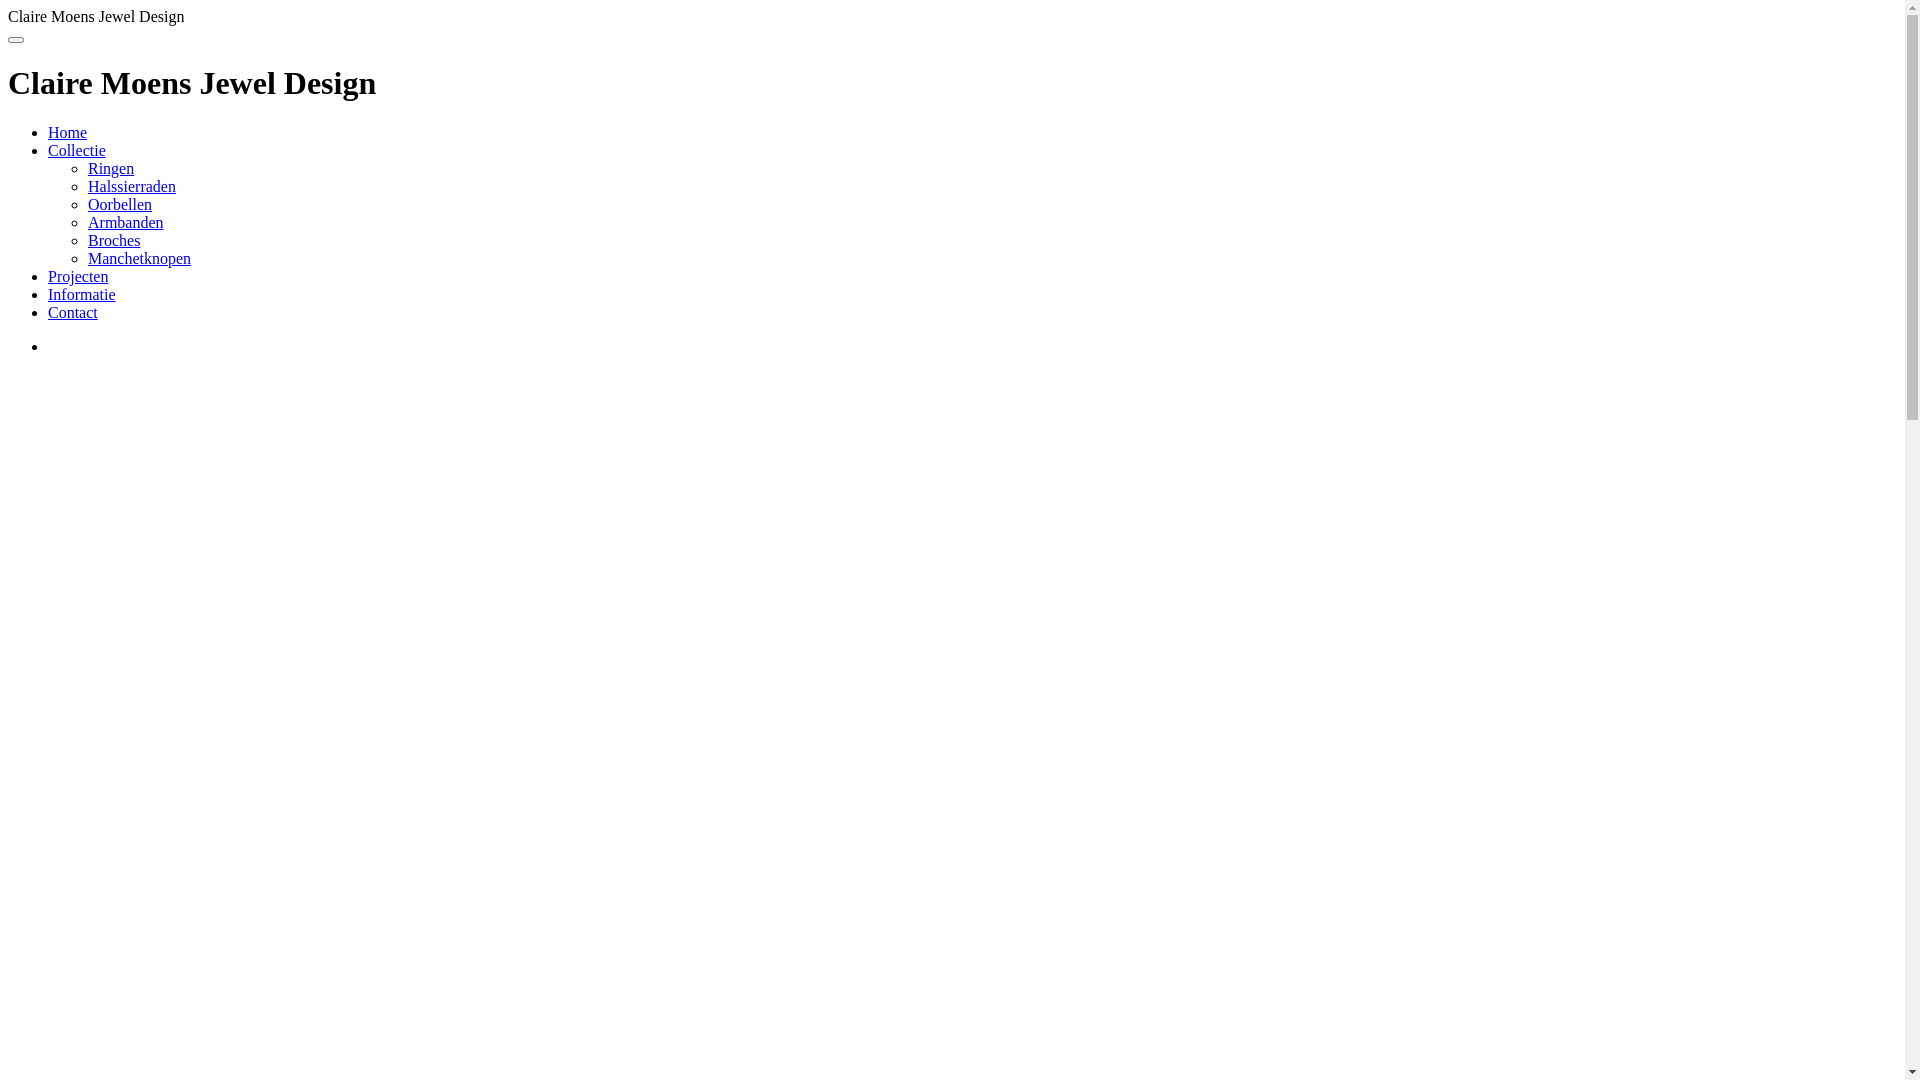  Describe the element at coordinates (113, 239) in the screenshot. I see `'Broches'` at that location.